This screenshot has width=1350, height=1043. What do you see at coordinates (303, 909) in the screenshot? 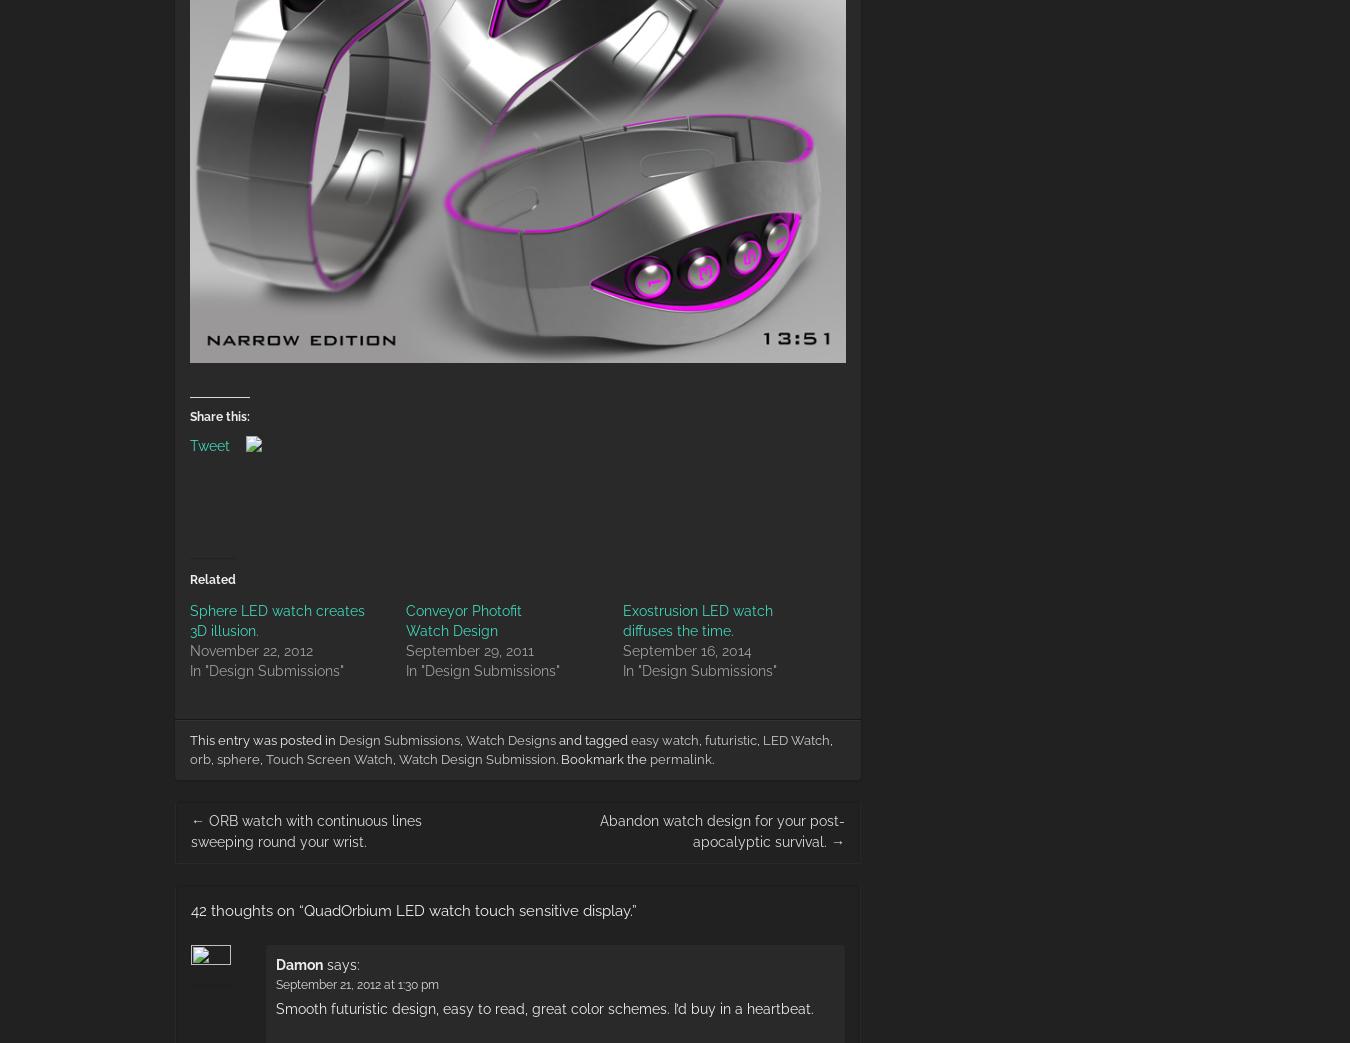
I see `'QuadOrbium LED watch touch sensitive display.'` at bounding box center [303, 909].